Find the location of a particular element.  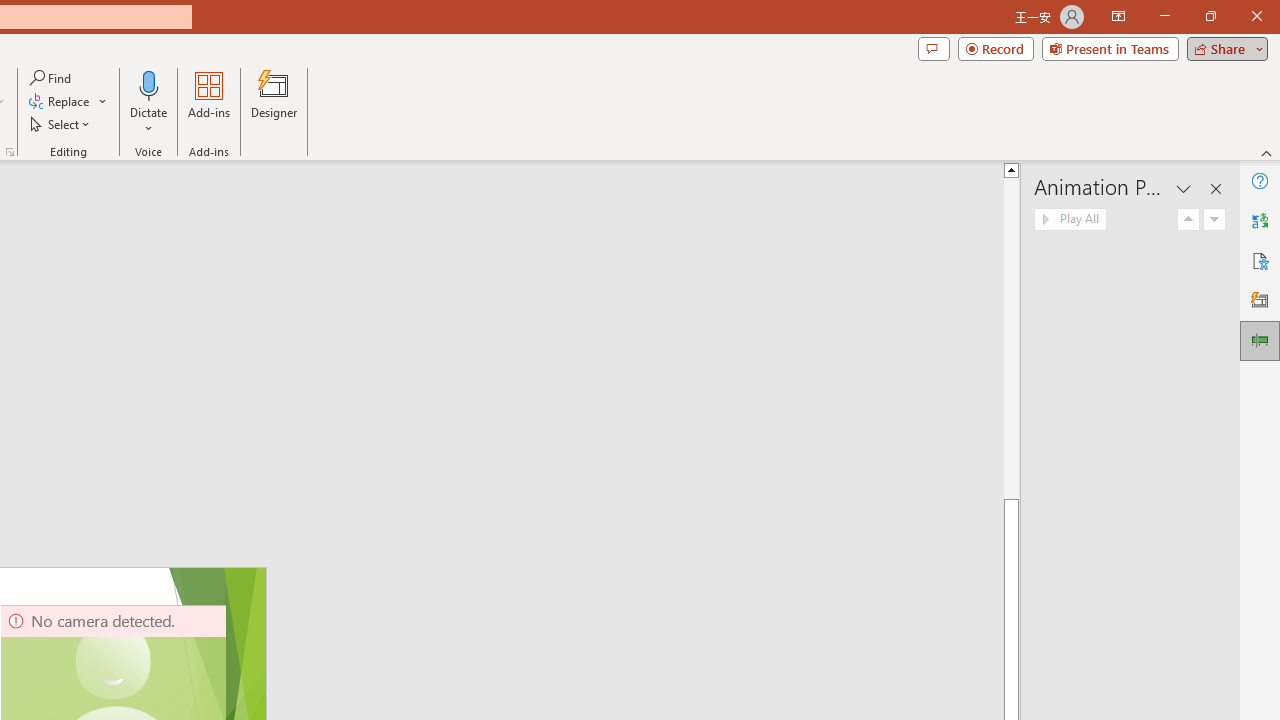

'Comments' is located at coordinates (932, 47).